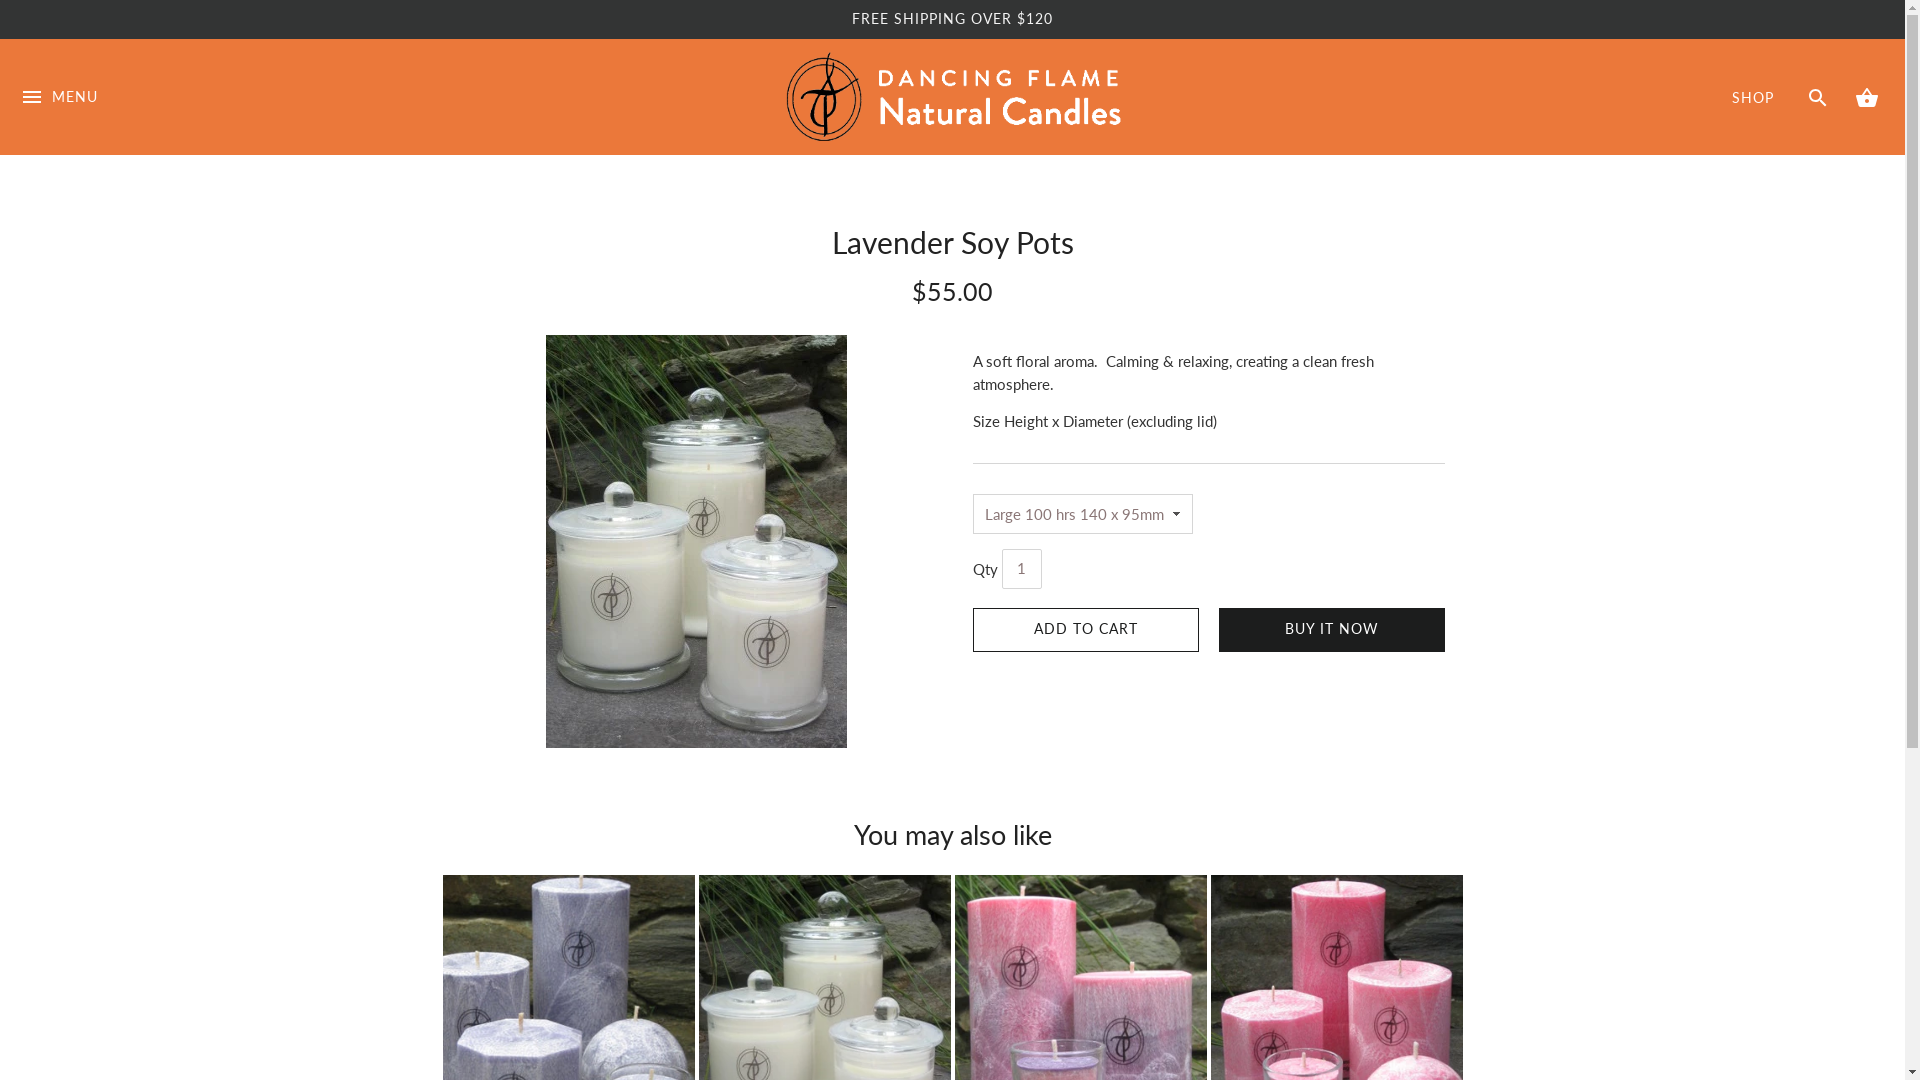  What do you see at coordinates (1330, 628) in the screenshot?
I see `'BUY IT NOW'` at bounding box center [1330, 628].